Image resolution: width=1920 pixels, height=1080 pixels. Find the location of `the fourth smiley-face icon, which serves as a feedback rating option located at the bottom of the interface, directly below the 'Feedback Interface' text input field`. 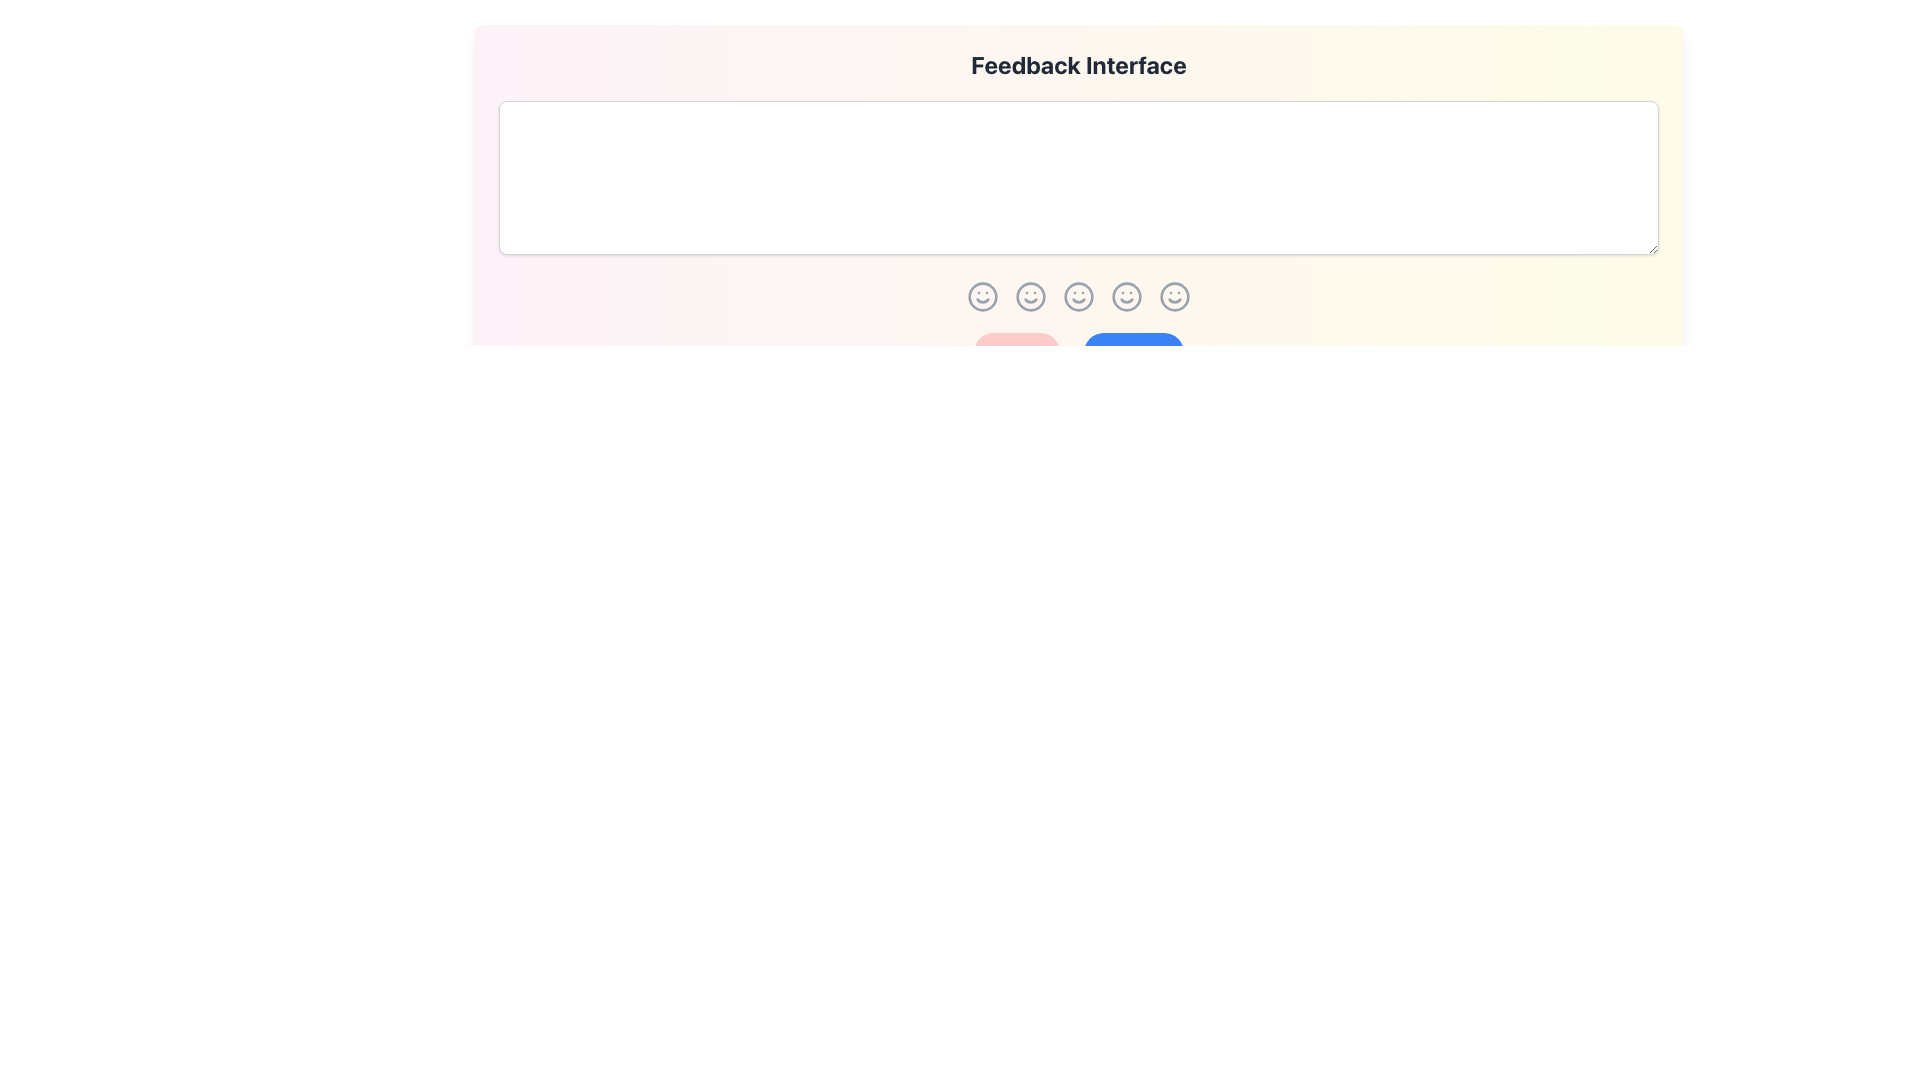

the fourth smiley-face icon, which serves as a feedback rating option located at the bottom of the interface, directly below the 'Feedback Interface' text input field is located at coordinates (1127, 297).